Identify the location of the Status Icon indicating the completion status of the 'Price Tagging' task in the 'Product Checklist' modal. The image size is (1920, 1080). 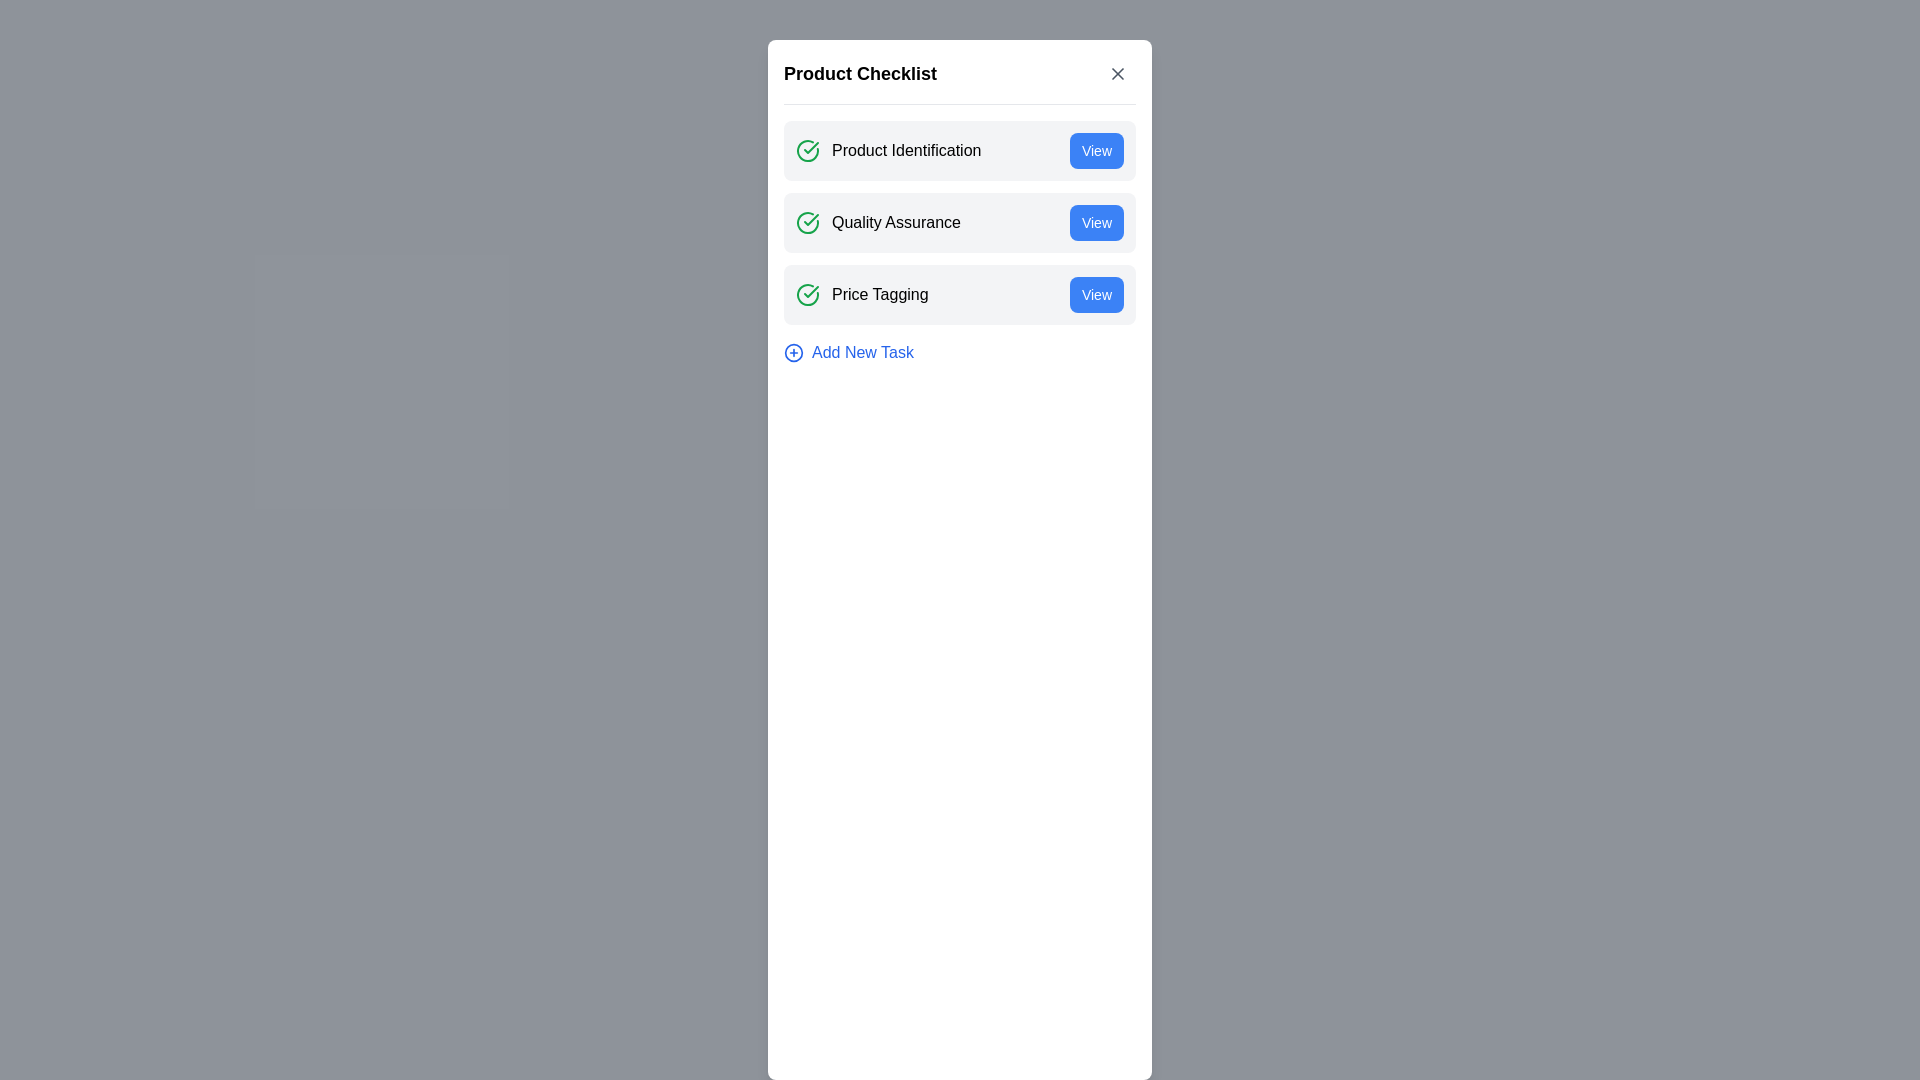
(807, 294).